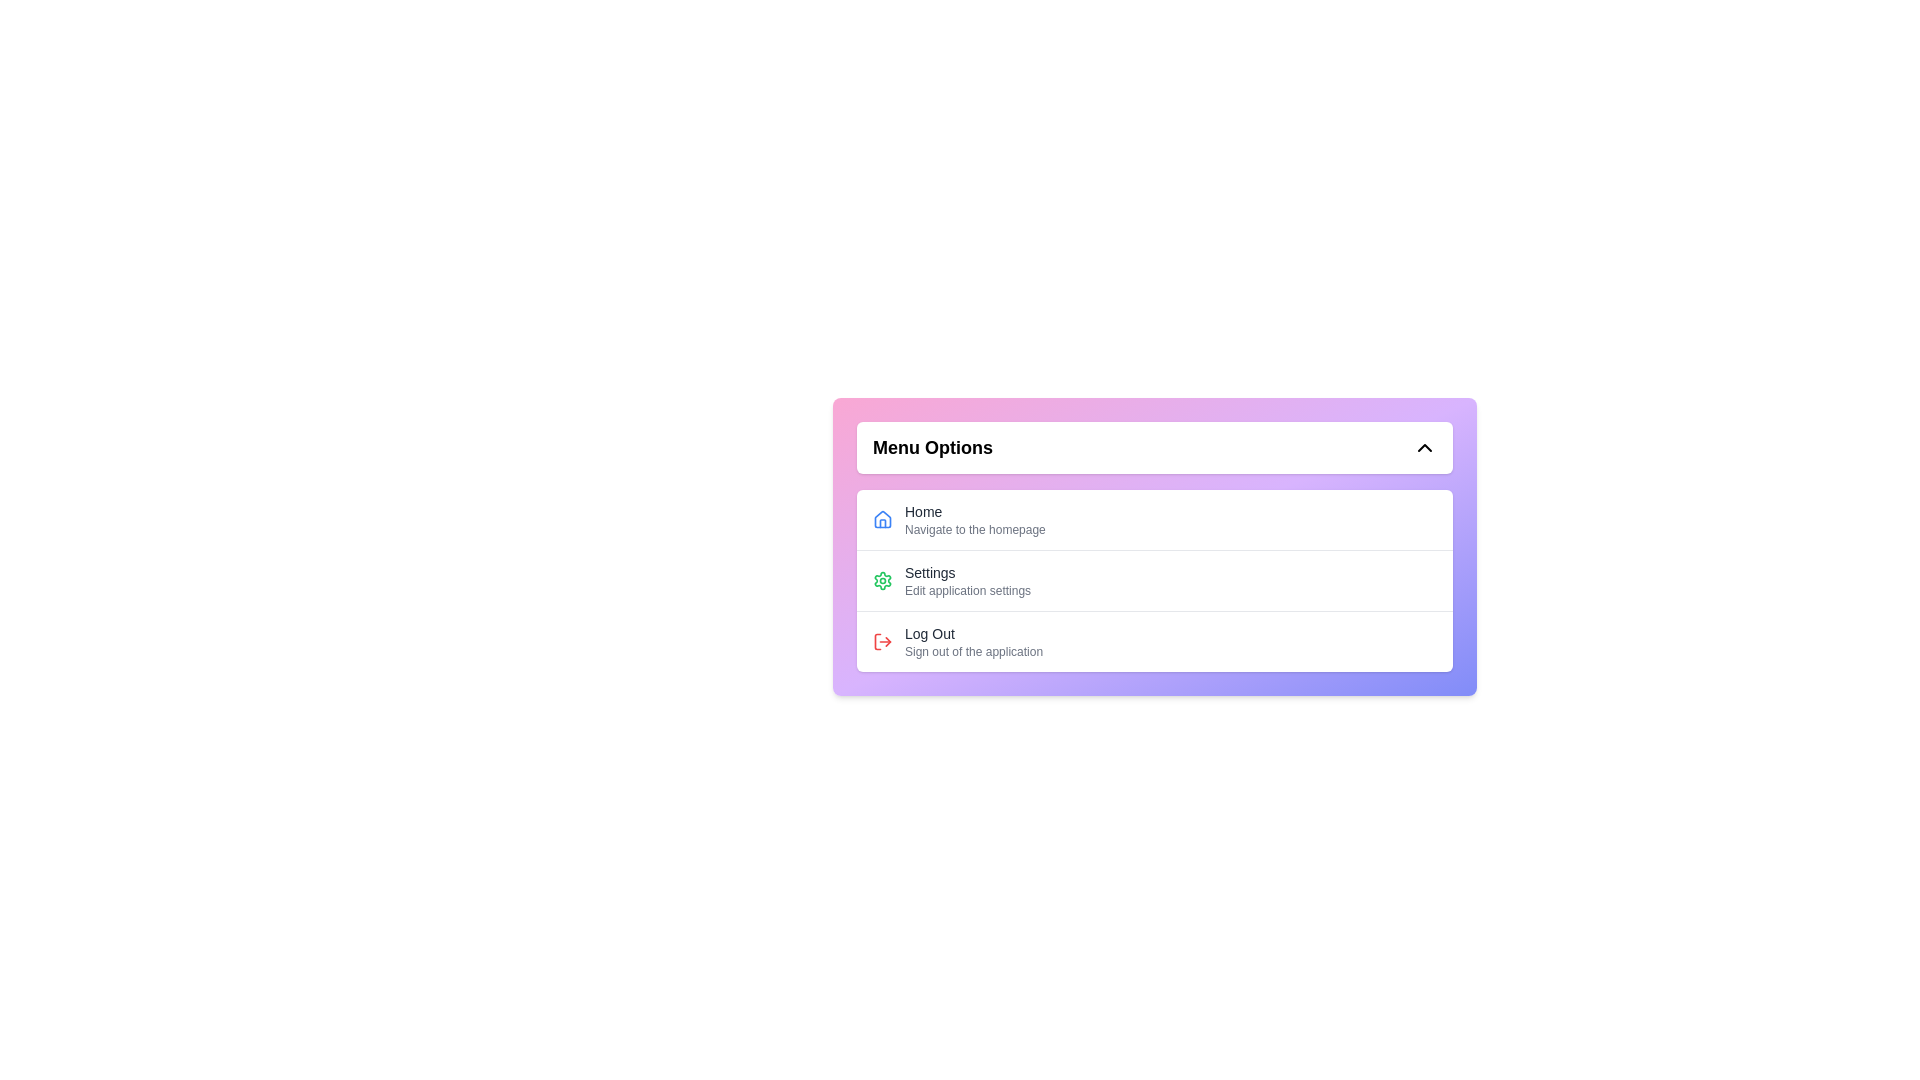 The image size is (1920, 1080). Describe the element at coordinates (1155, 641) in the screenshot. I see `the 'Log Out' menu item to sign out of the application` at that location.